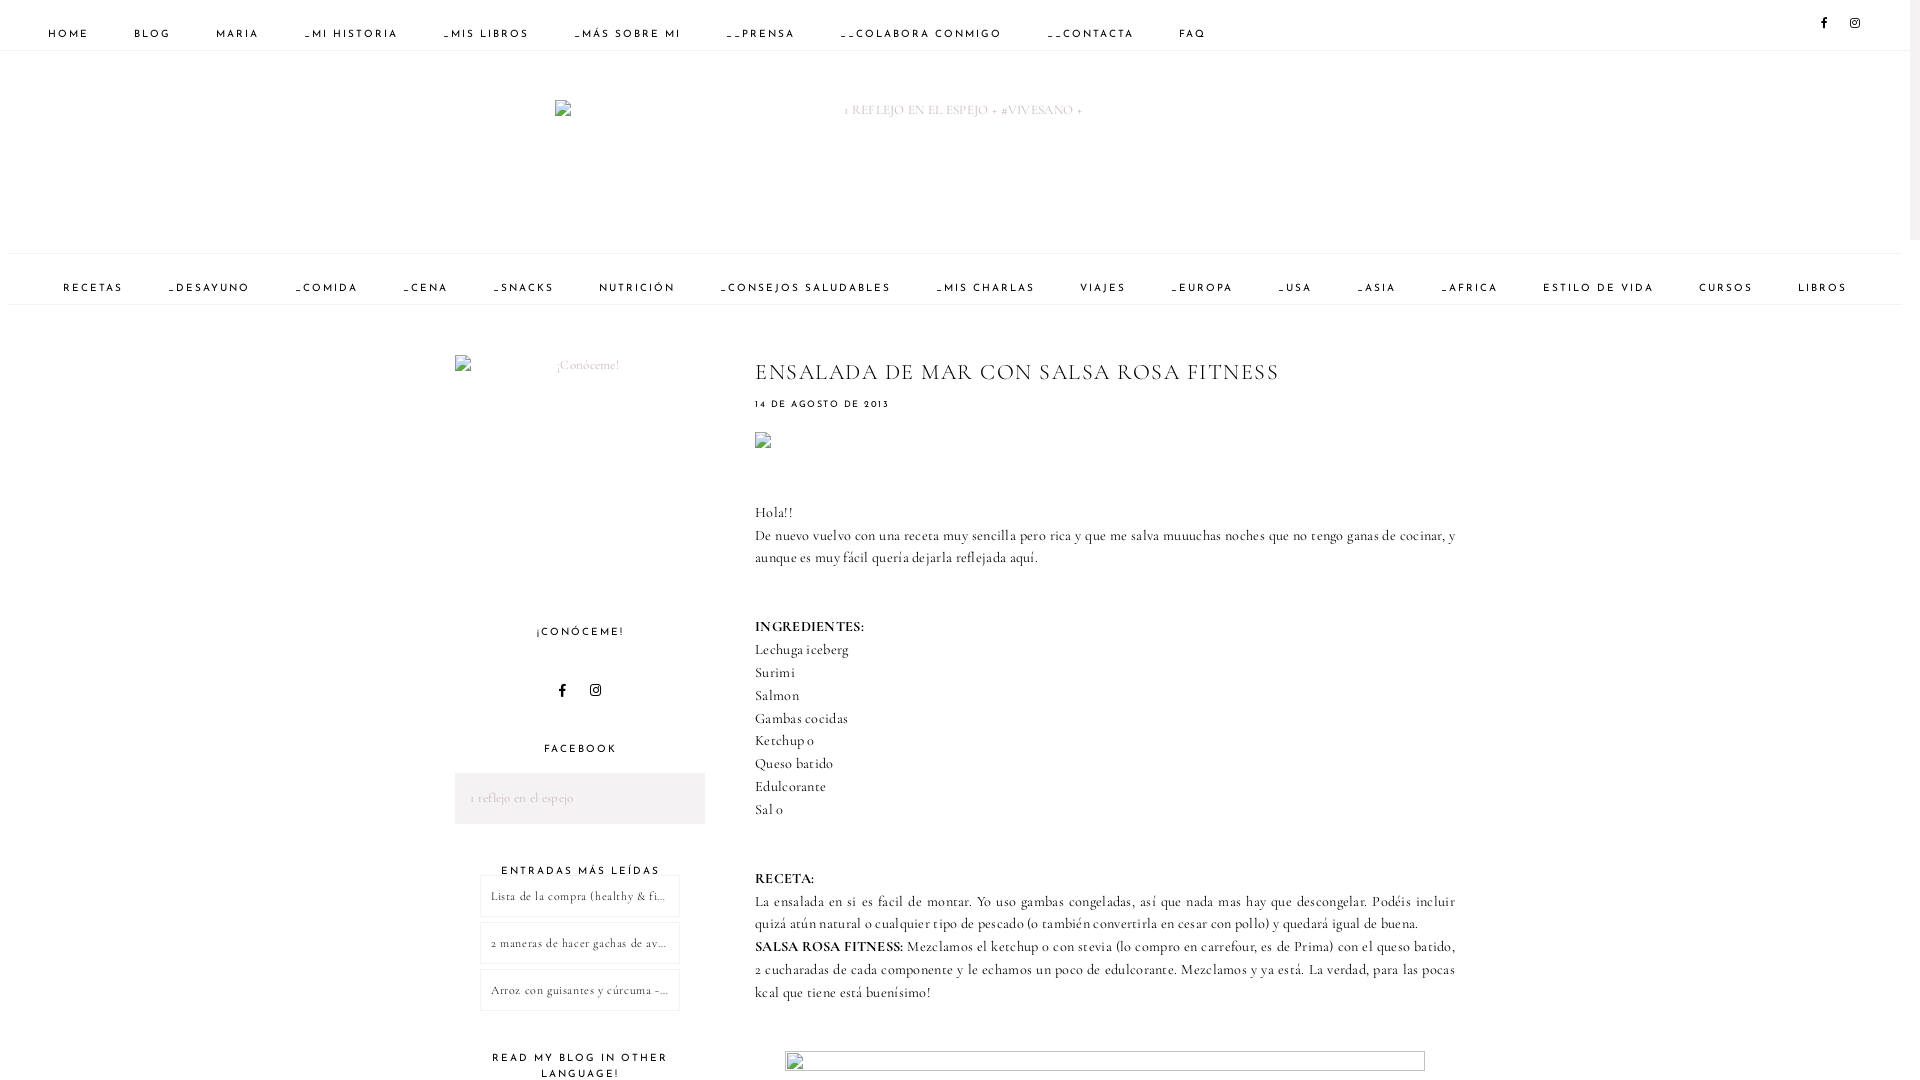 This screenshot has width=1920, height=1080. I want to click on '2 maneras de hacer gachas de avena o porridge', so click(579, 942).